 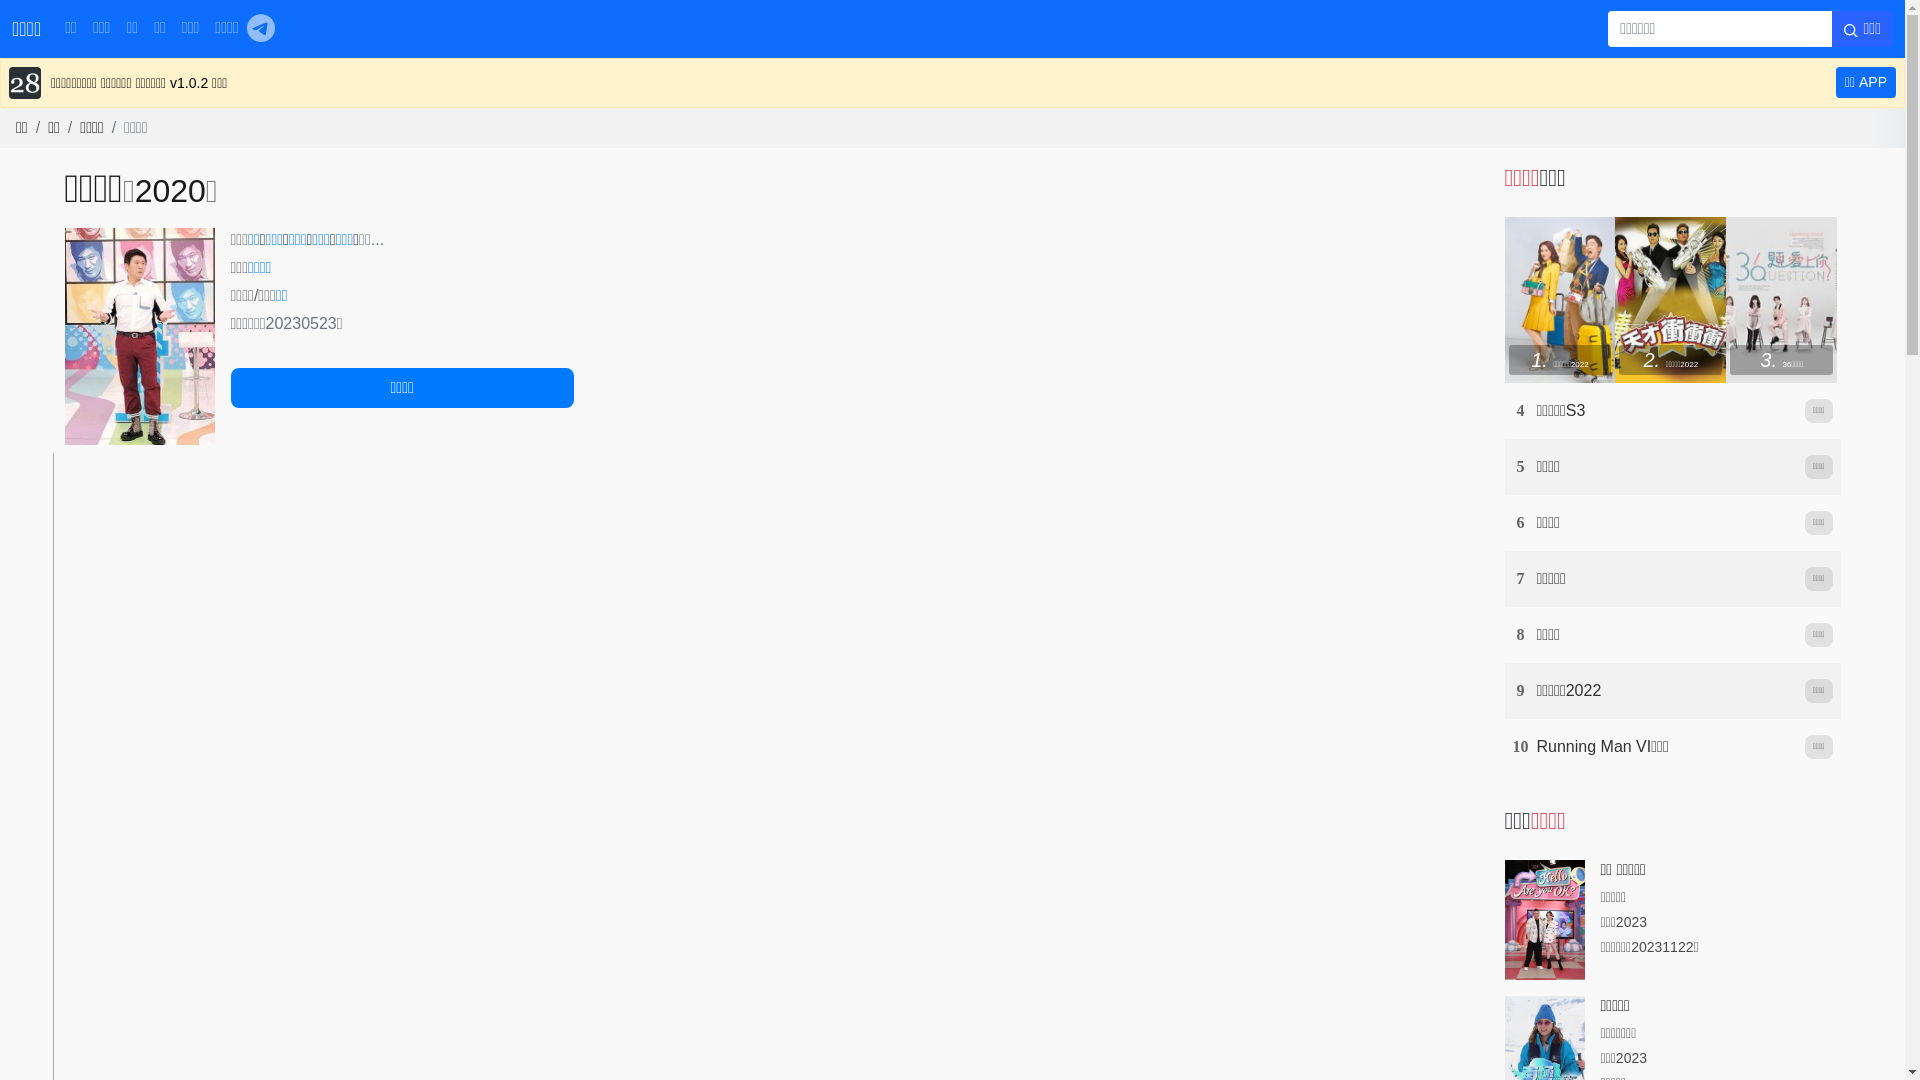 What do you see at coordinates (170, 191) in the screenshot?
I see `'2020'` at bounding box center [170, 191].